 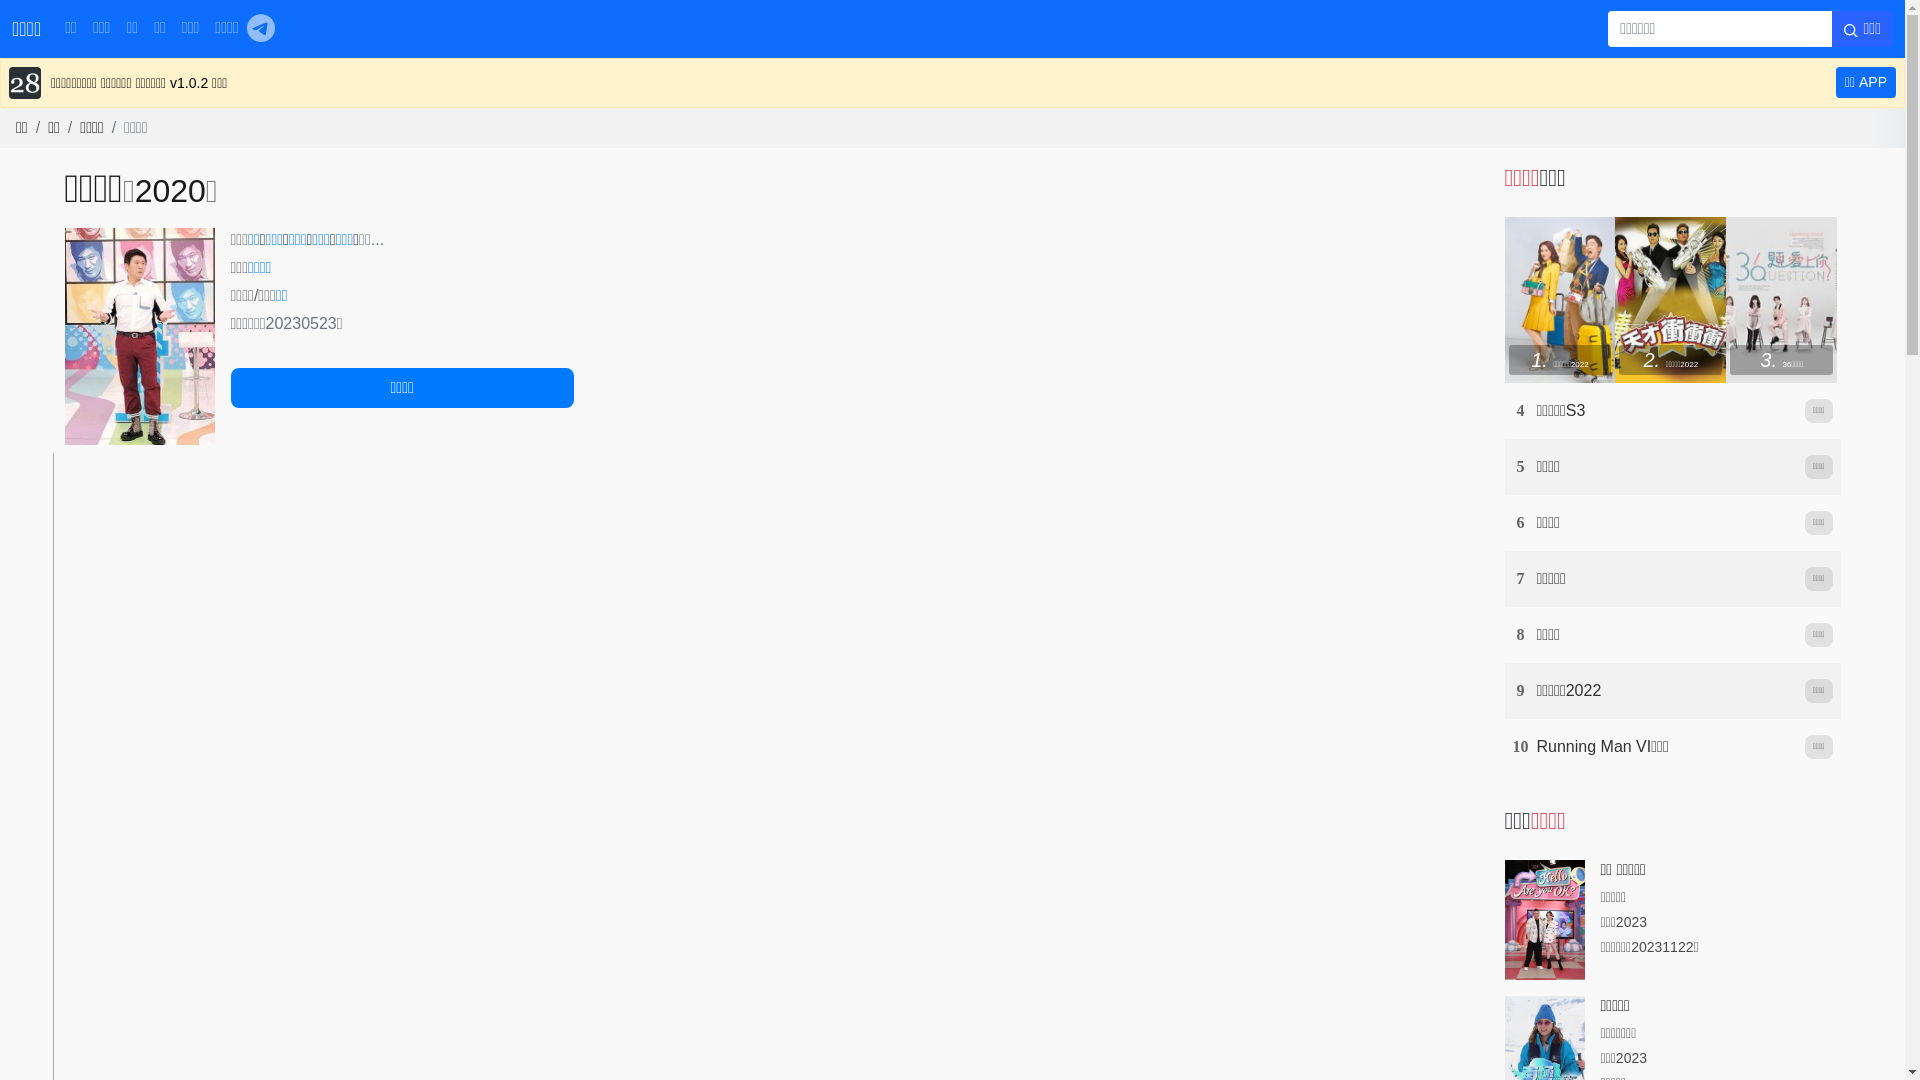 What do you see at coordinates (170, 191) in the screenshot?
I see `'2020'` at bounding box center [170, 191].